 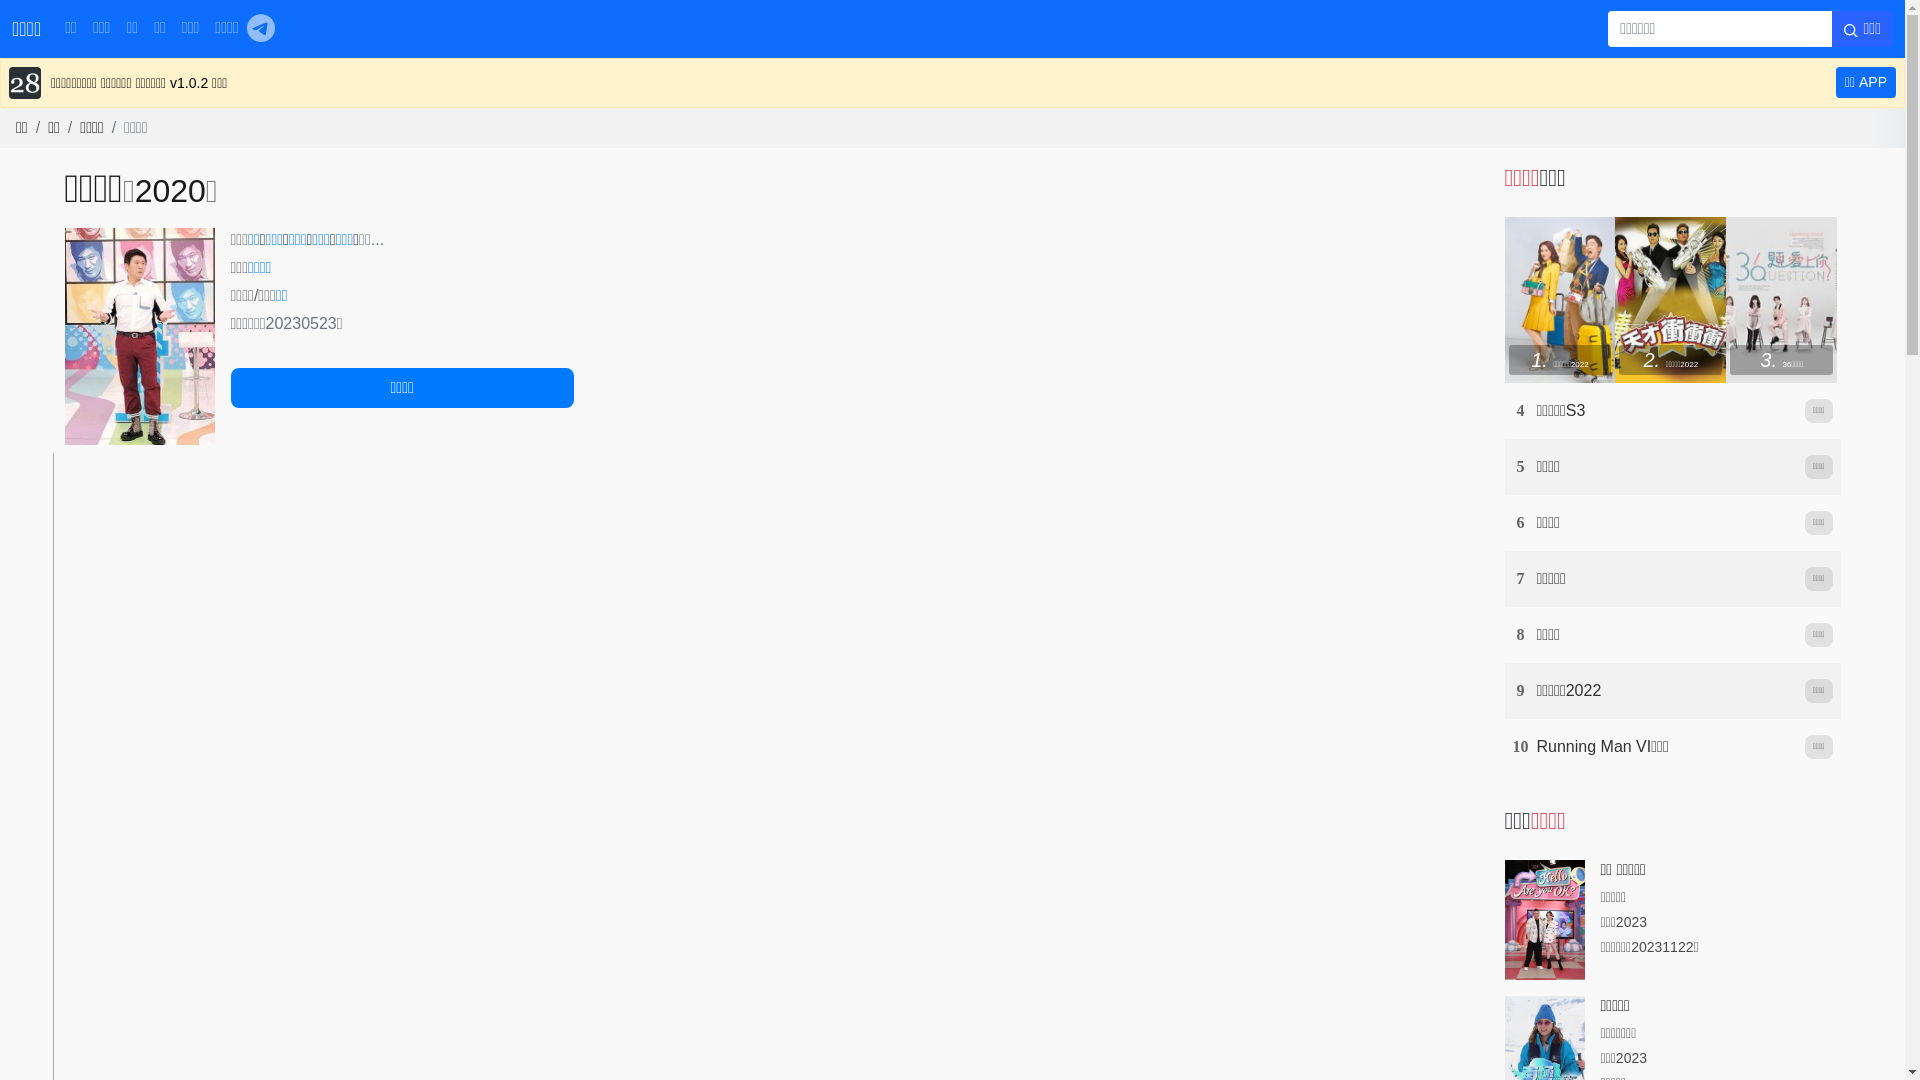 What do you see at coordinates (170, 191) in the screenshot?
I see `'2020'` at bounding box center [170, 191].